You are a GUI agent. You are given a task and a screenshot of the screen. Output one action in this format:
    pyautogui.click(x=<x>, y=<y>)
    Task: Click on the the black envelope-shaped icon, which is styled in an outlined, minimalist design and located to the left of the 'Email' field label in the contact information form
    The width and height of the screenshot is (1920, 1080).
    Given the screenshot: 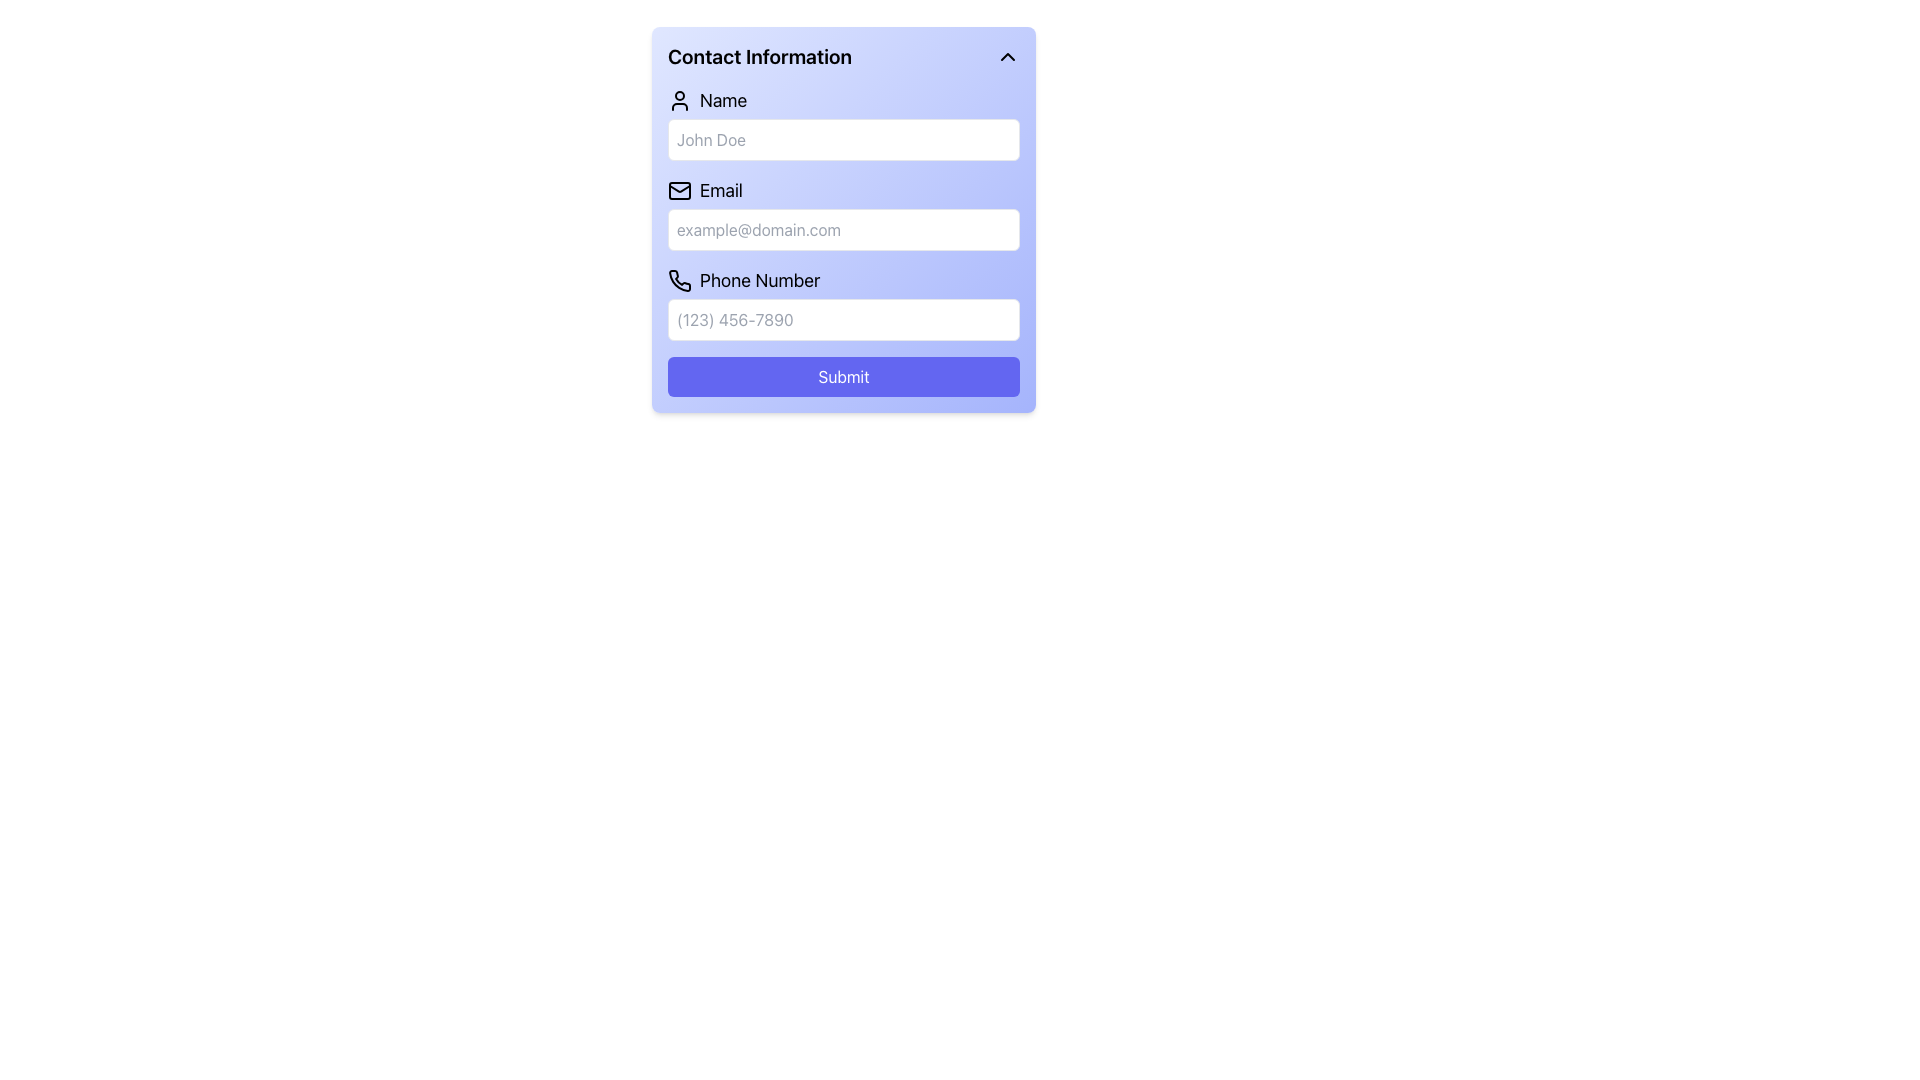 What is the action you would take?
    pyautogui.click(x=680, y=191)
    